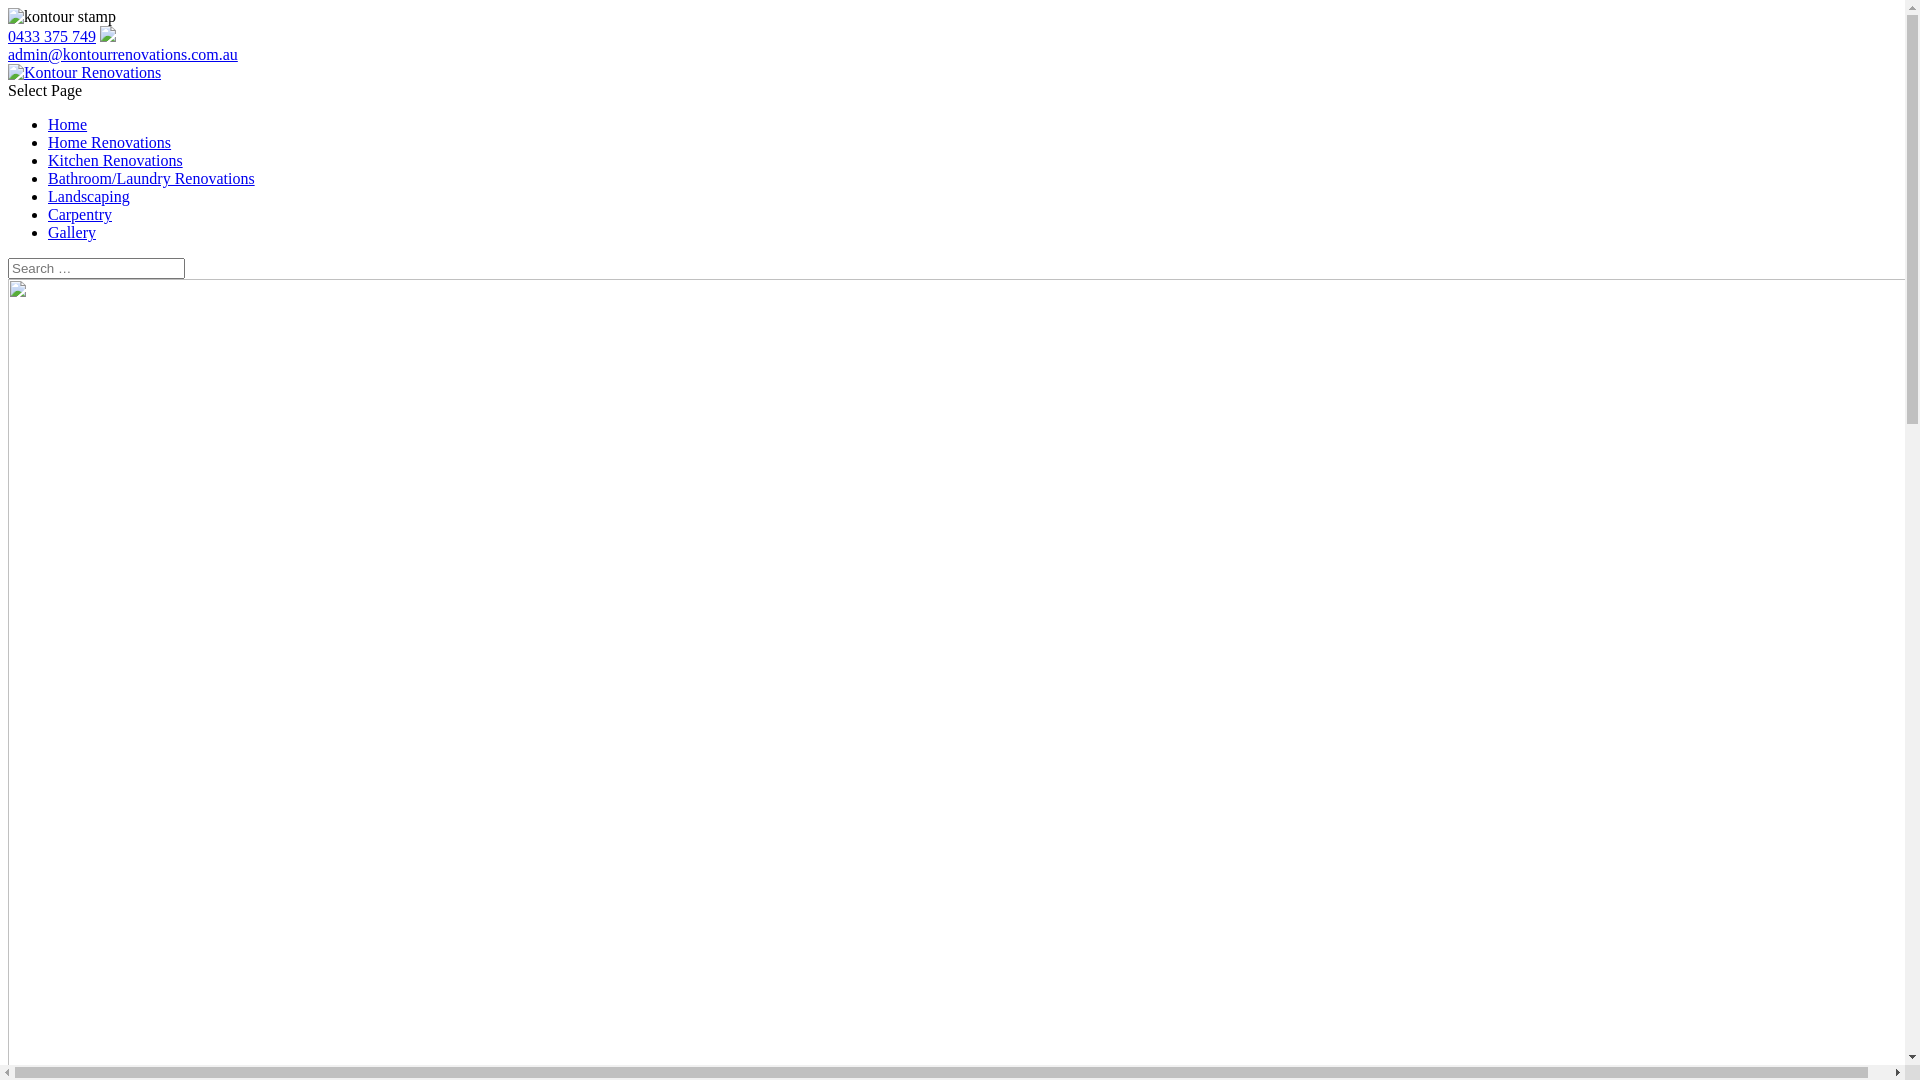 This screenshot has width=1920, height=1080. What do you see at coordinates (8, 267) in the screenshot?
I see `'Search for:'` at bounding box center [8, 267].